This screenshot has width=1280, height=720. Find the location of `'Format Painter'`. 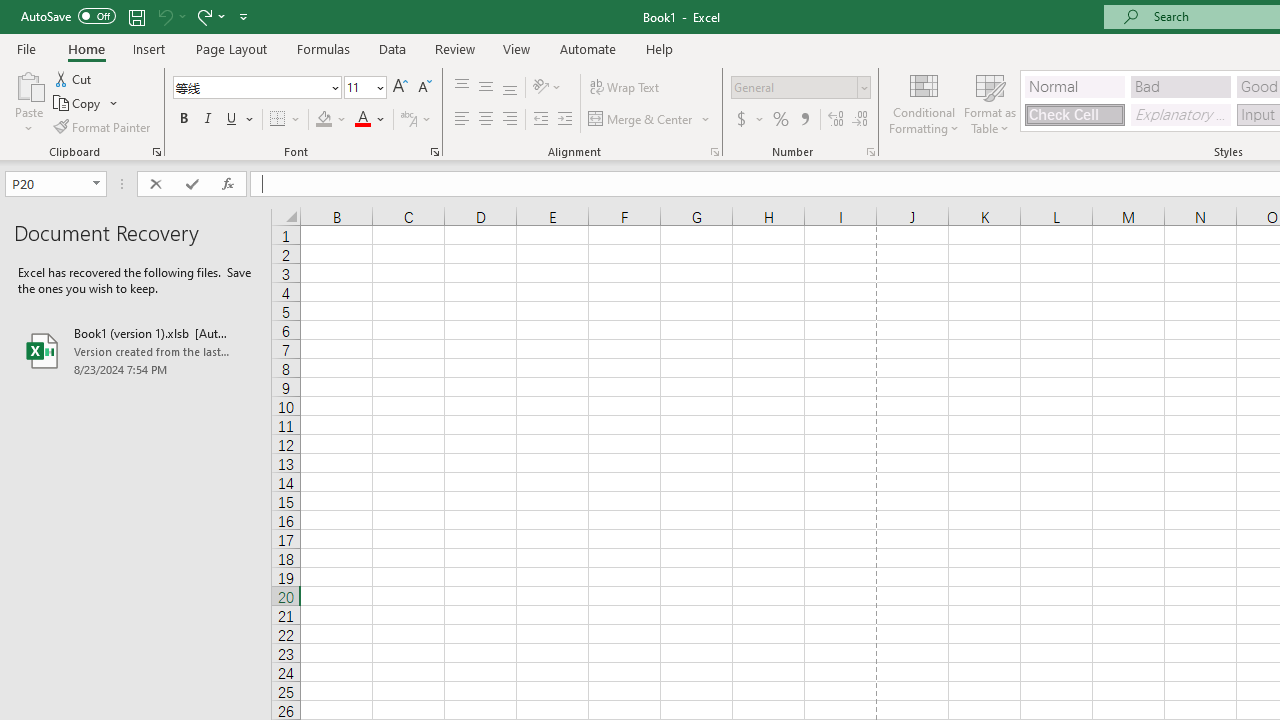

'Format Painter' is located at coordinates (102, 127).